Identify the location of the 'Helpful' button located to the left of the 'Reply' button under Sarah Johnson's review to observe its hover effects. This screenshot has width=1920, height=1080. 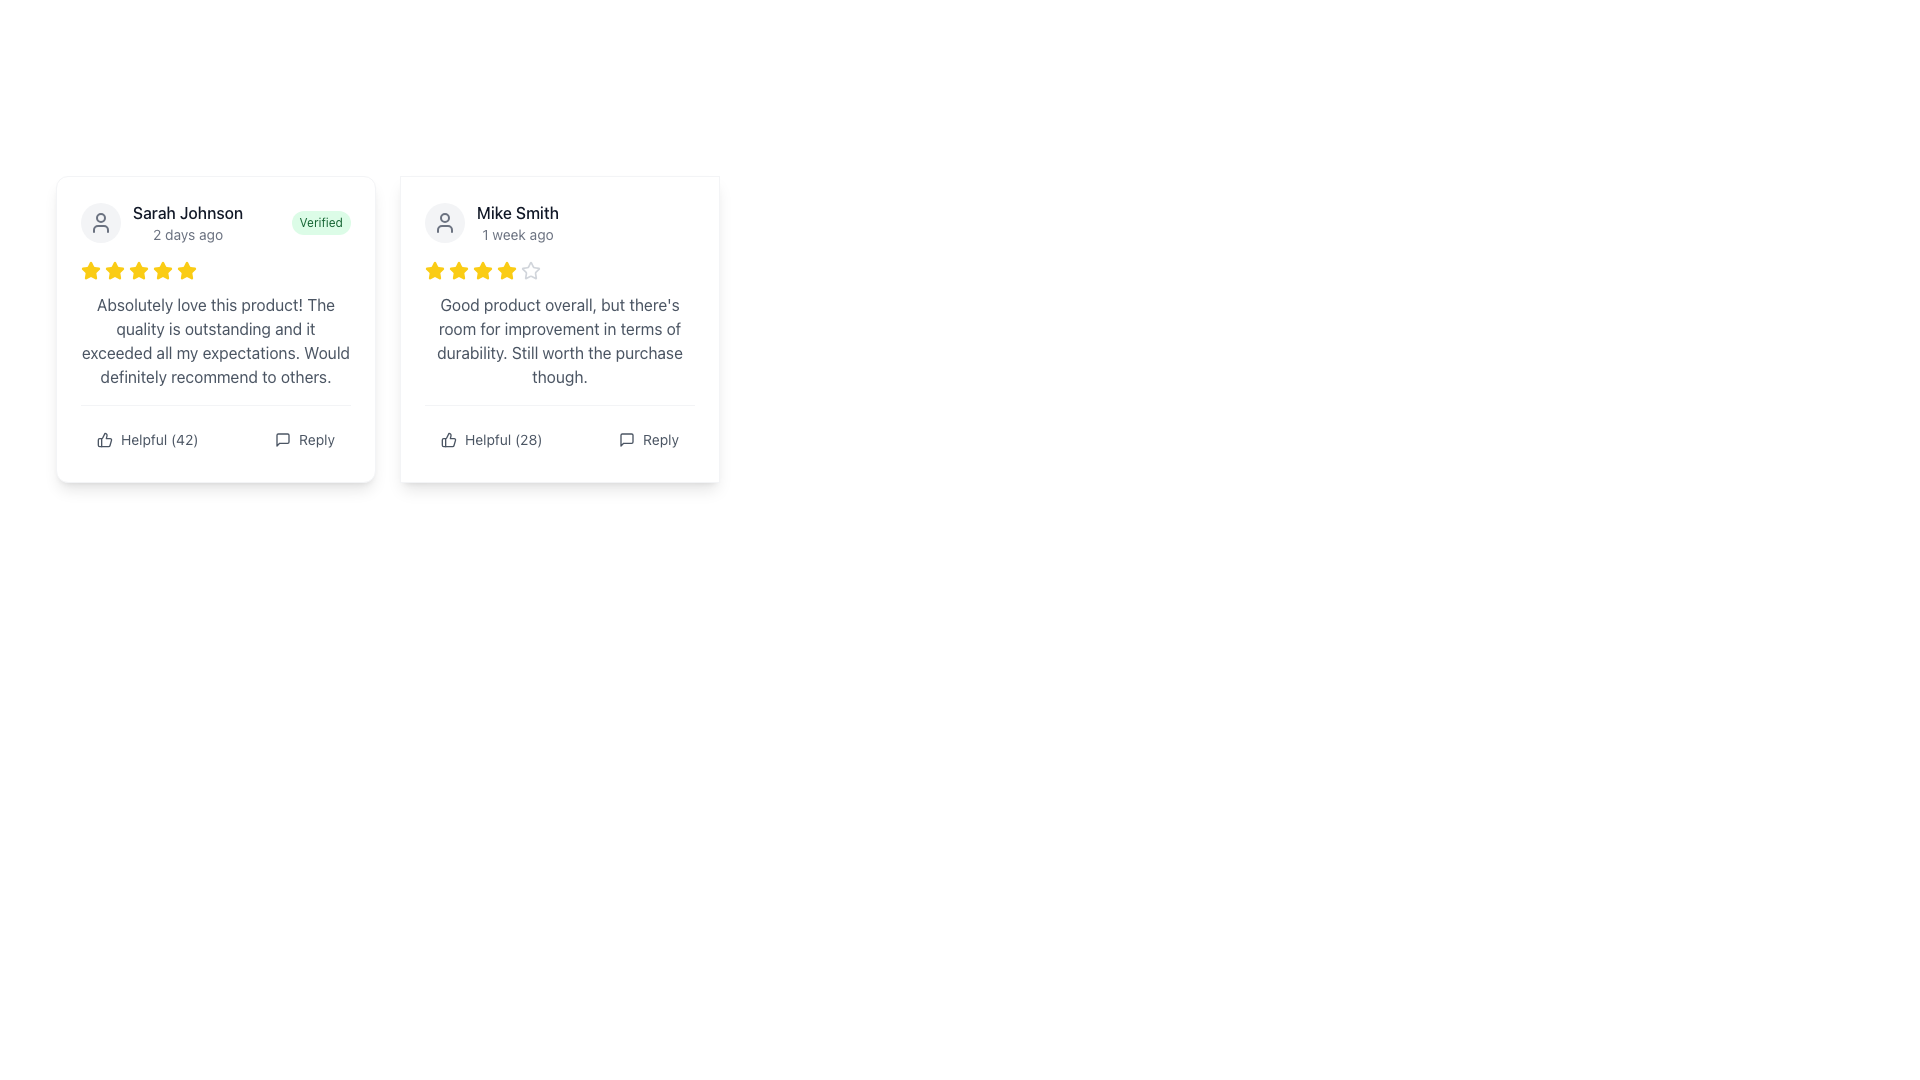
(146, 438).